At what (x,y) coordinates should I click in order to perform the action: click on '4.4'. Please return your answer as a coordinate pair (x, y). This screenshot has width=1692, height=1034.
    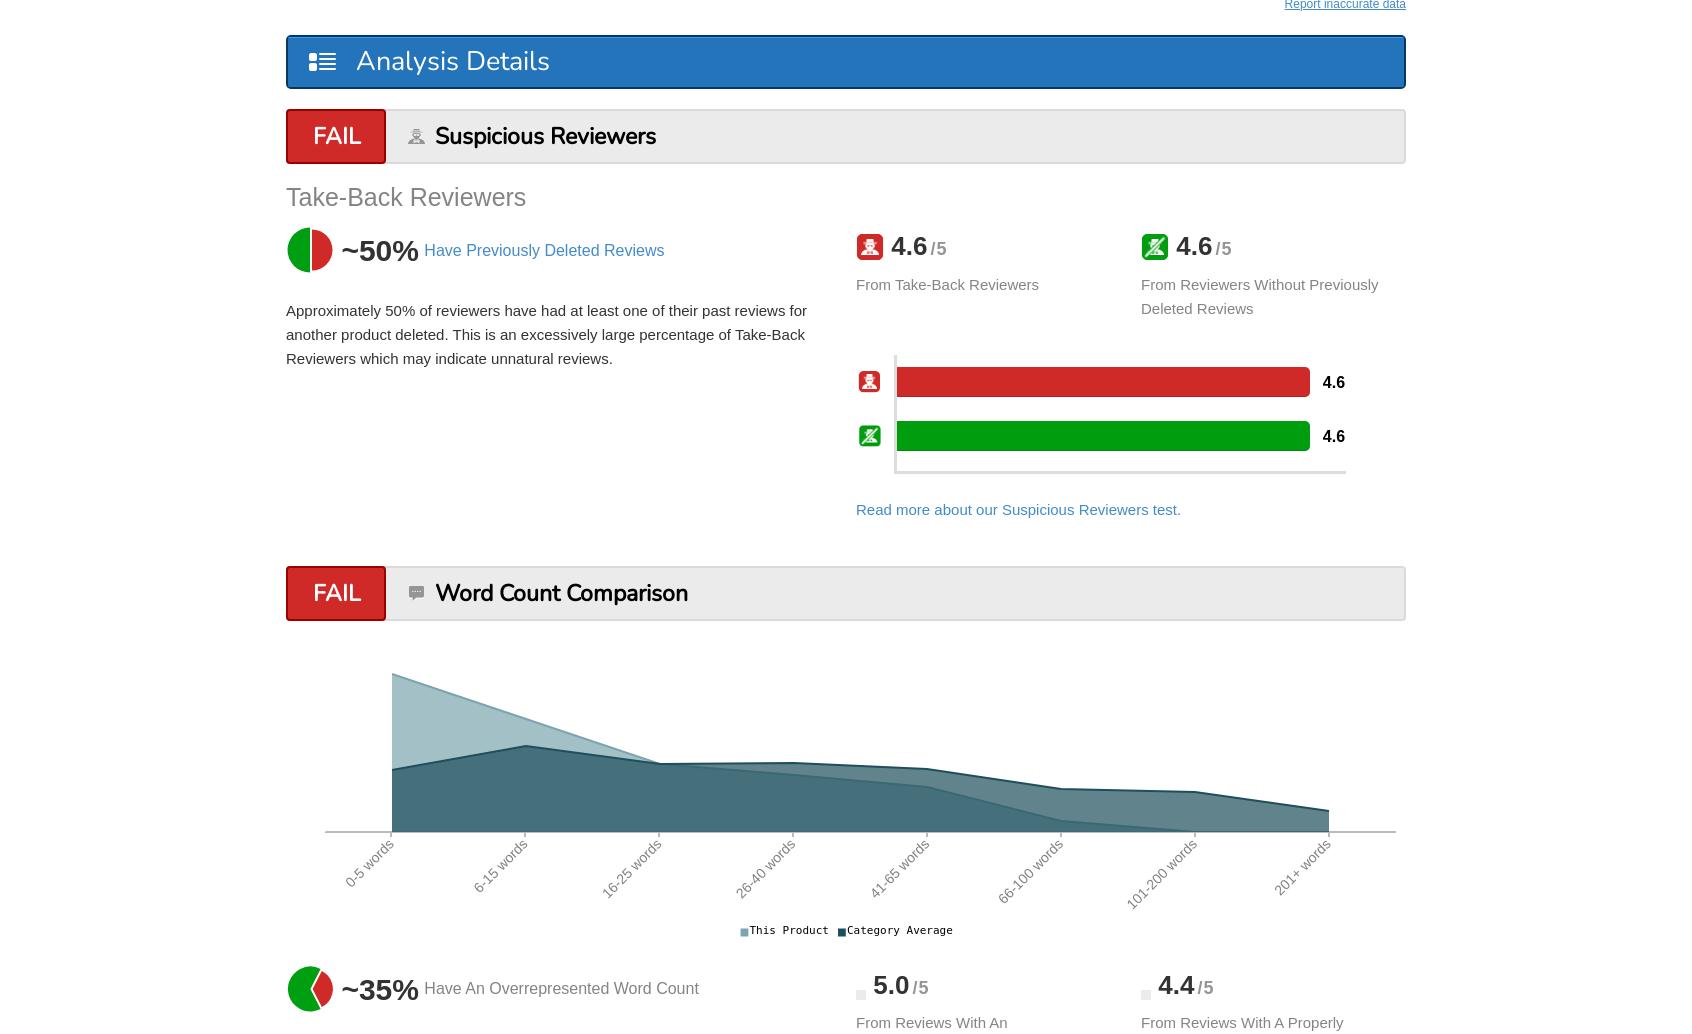
    Looking at the image, I should click on (1171, 982).